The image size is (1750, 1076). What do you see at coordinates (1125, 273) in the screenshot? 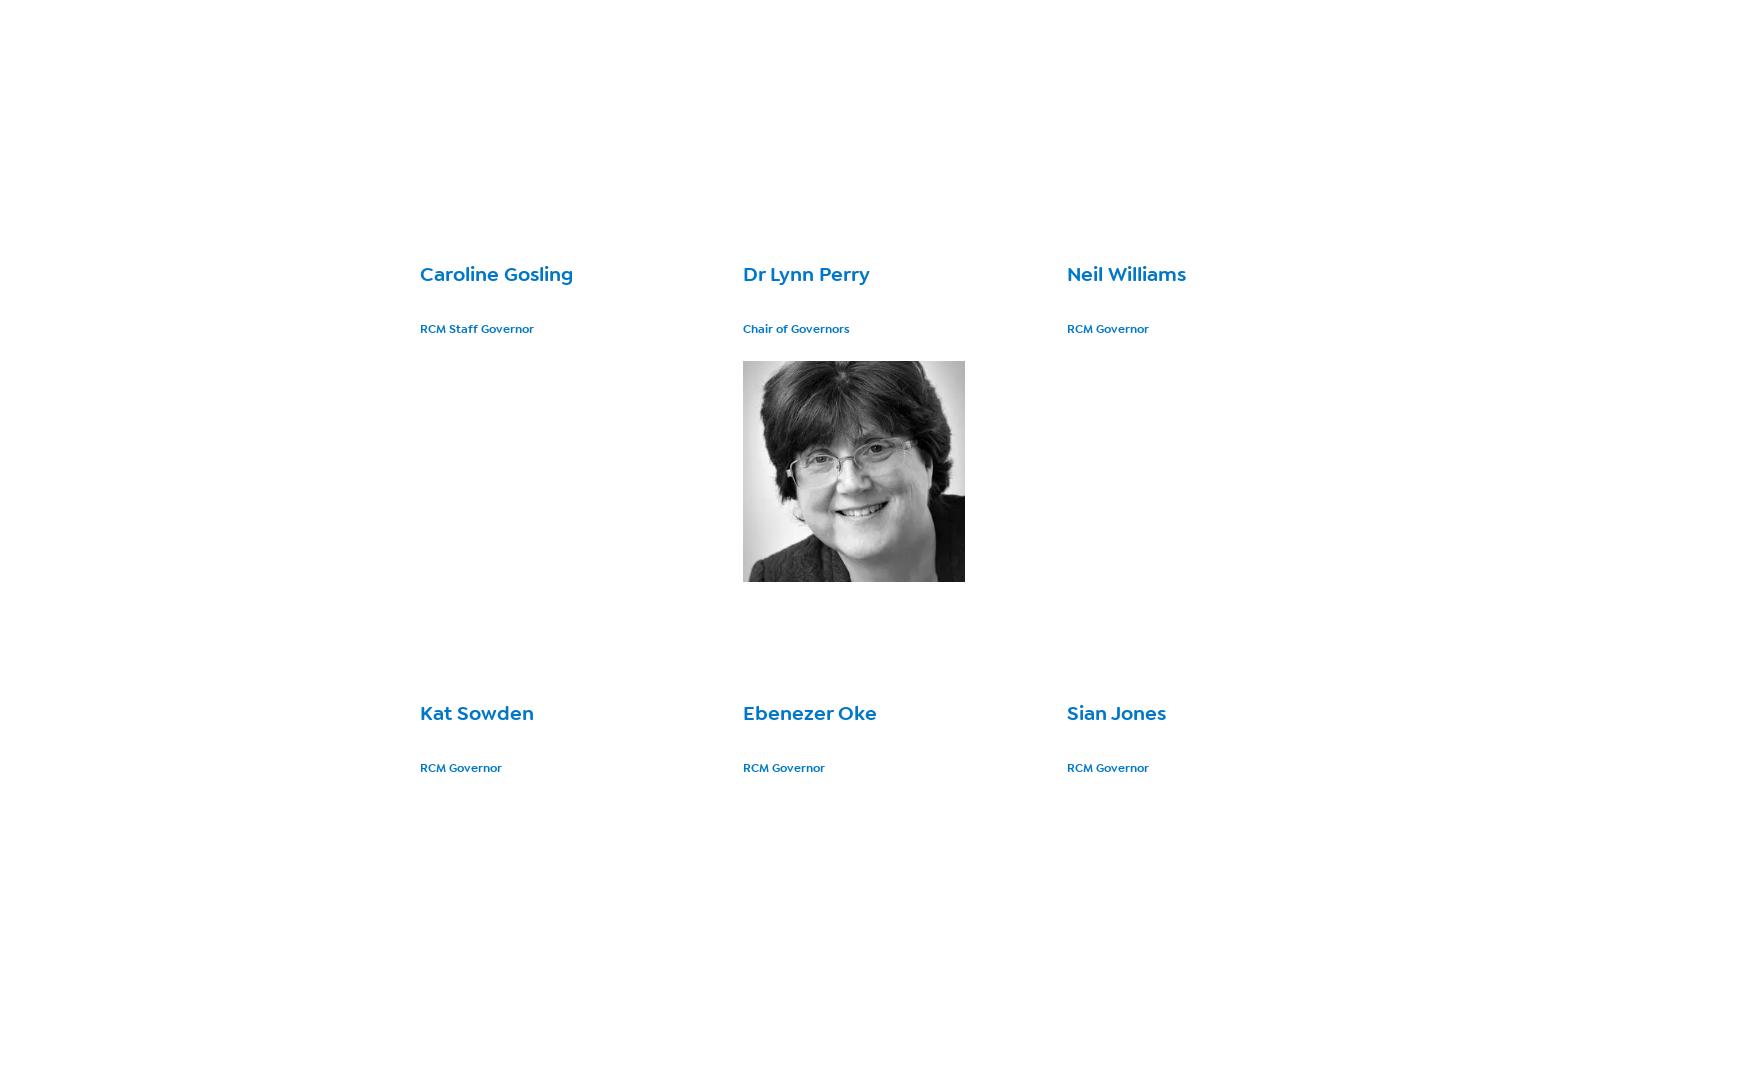
I see `'Neil Williams'` at bounding box center [1125, 273].